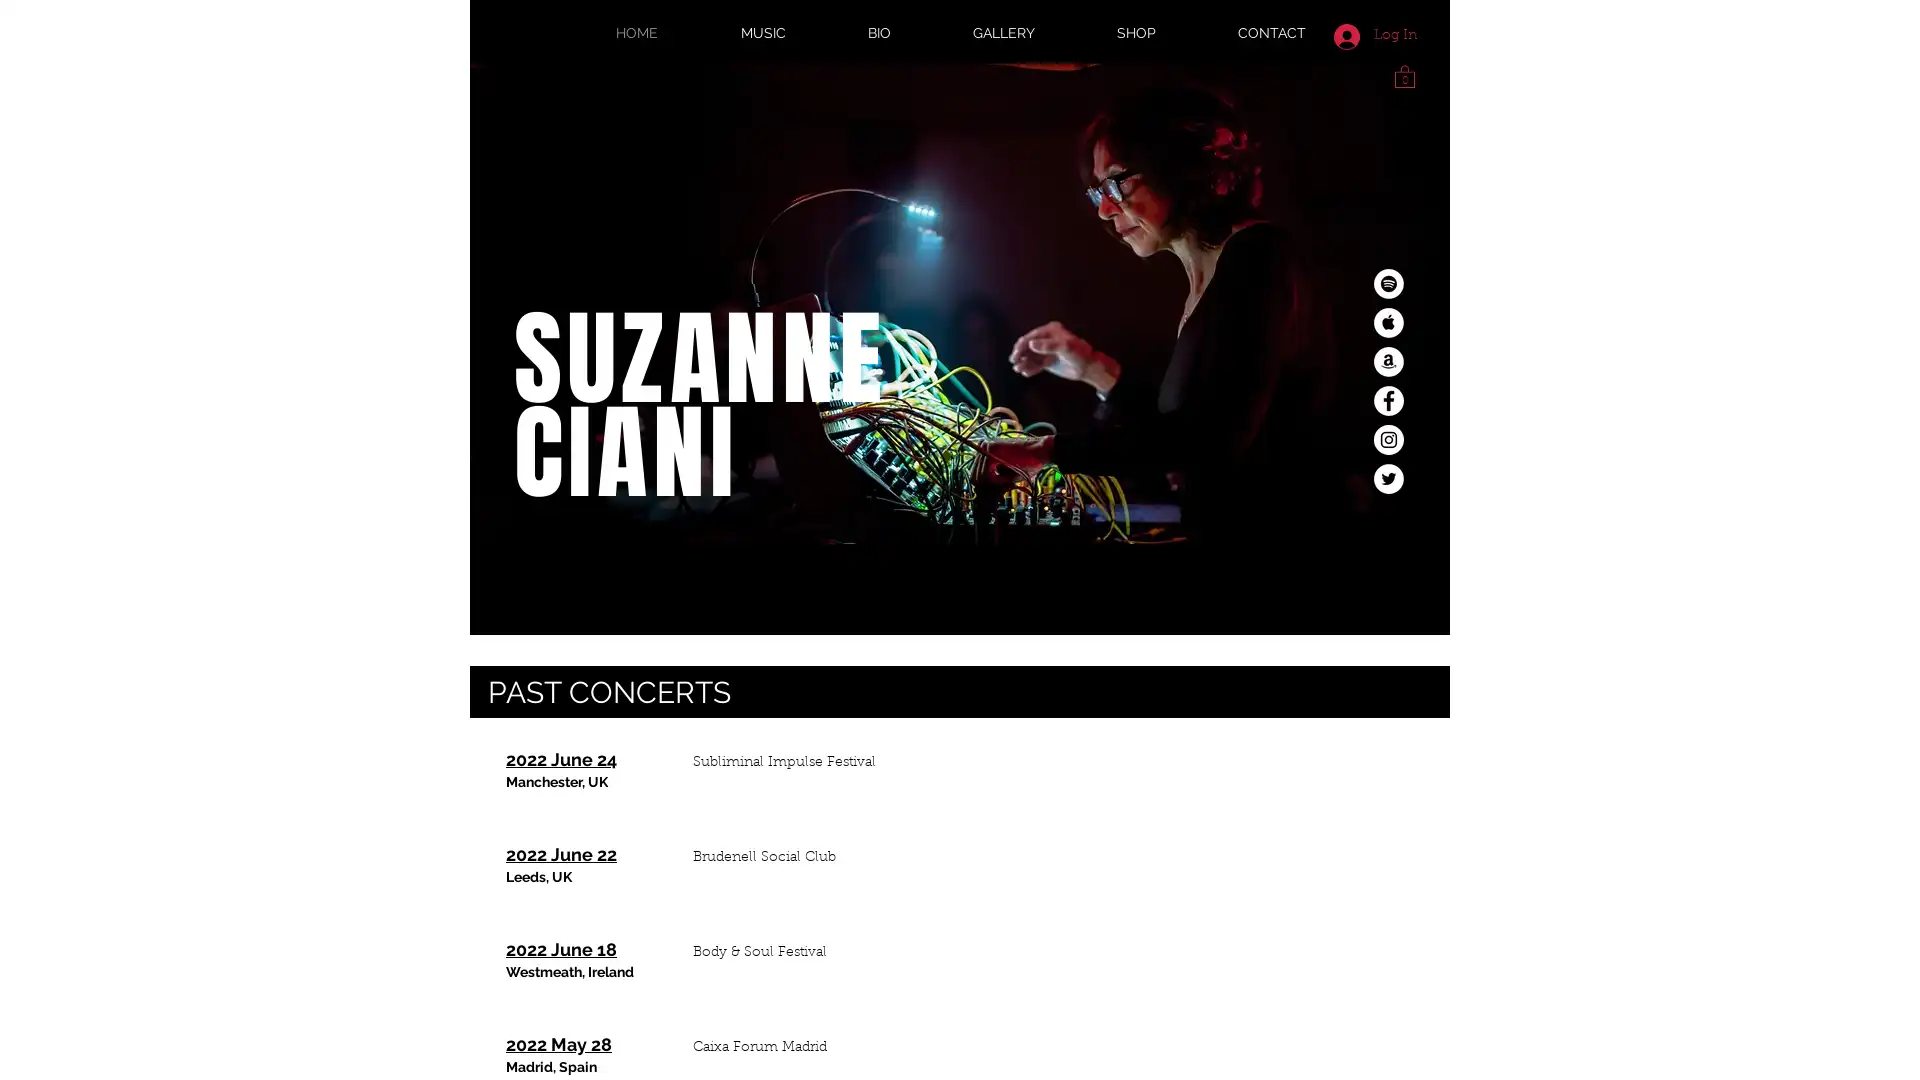 The width and height of the screenshot is (1920, 1080). Describe the element at coordinates (1374, 35) in the screenshot. I see `Log In` at that location.